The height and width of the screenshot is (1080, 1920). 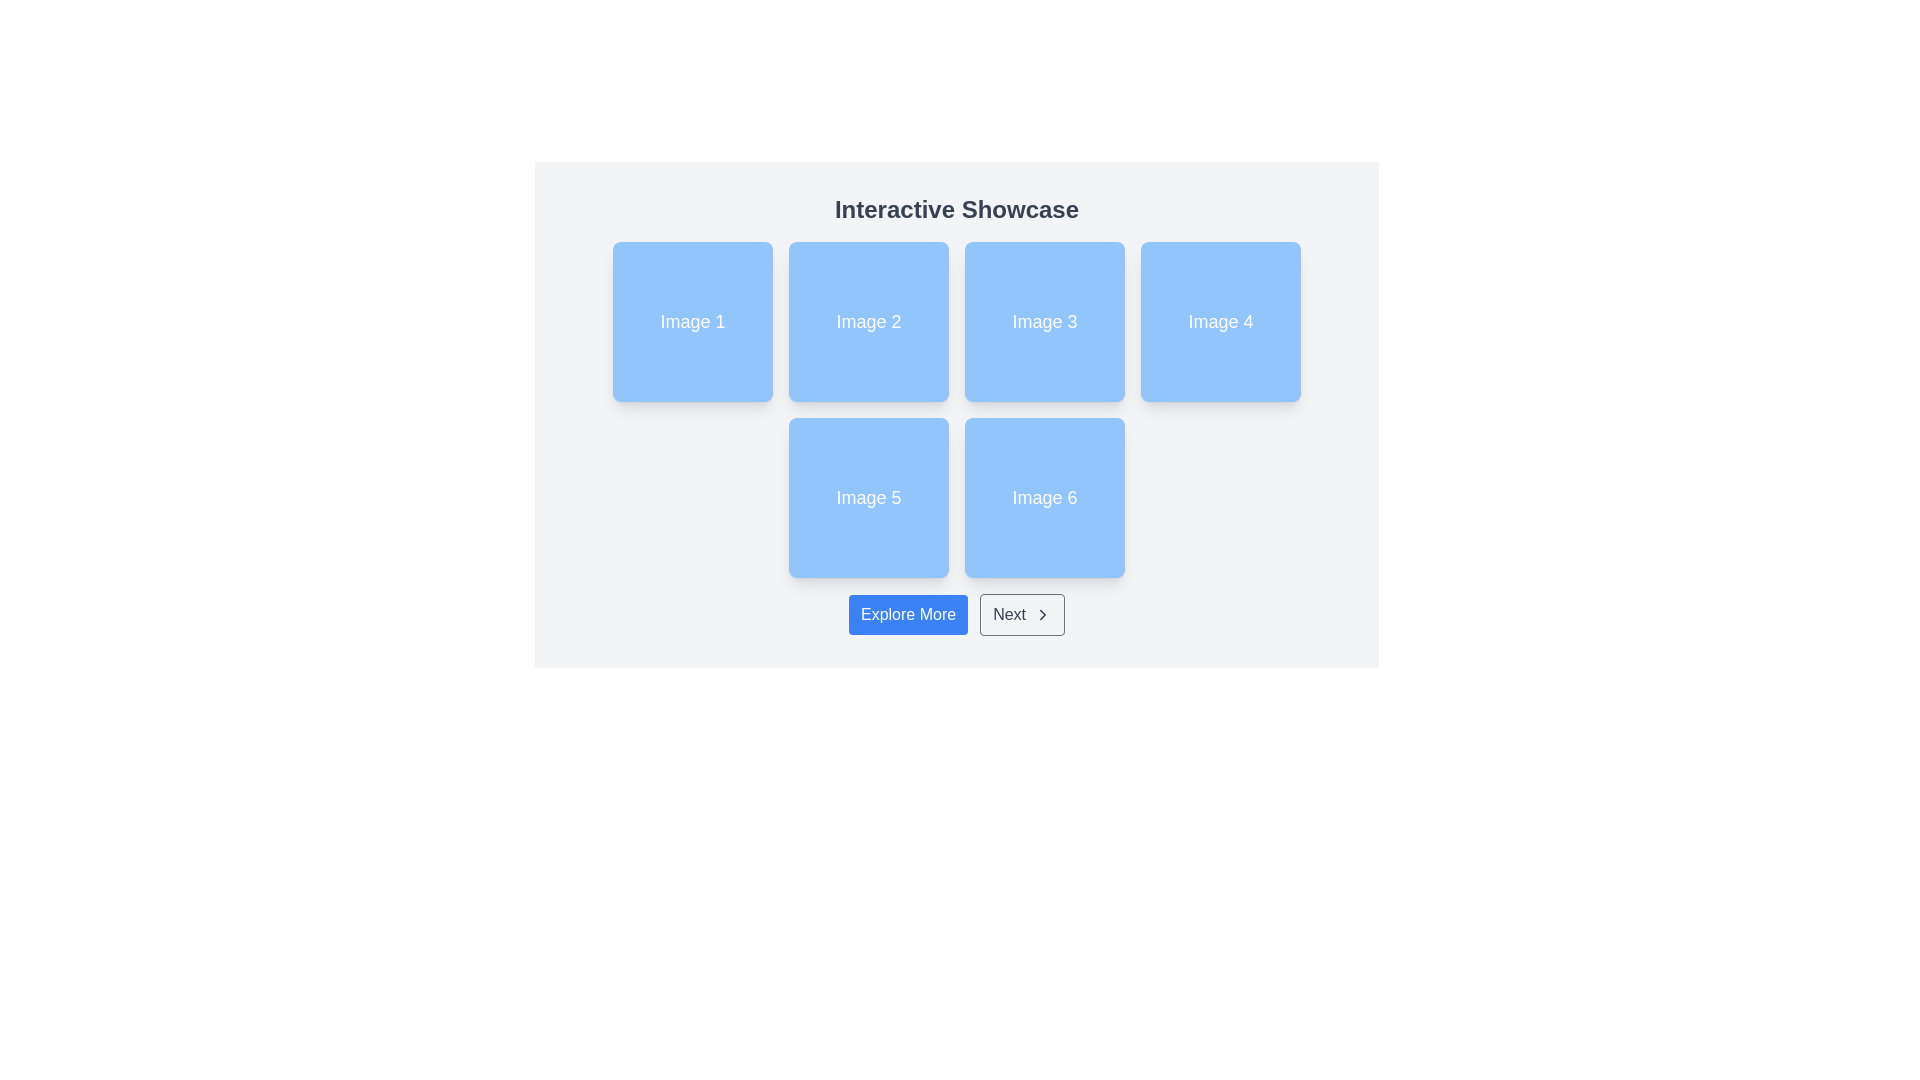 I want to click on the 'Next' button, which is a horizontally-aligned button with gray text and a right-facing arrow icon, located near the bottom-center of the interface, so click(x=1022, y=613).